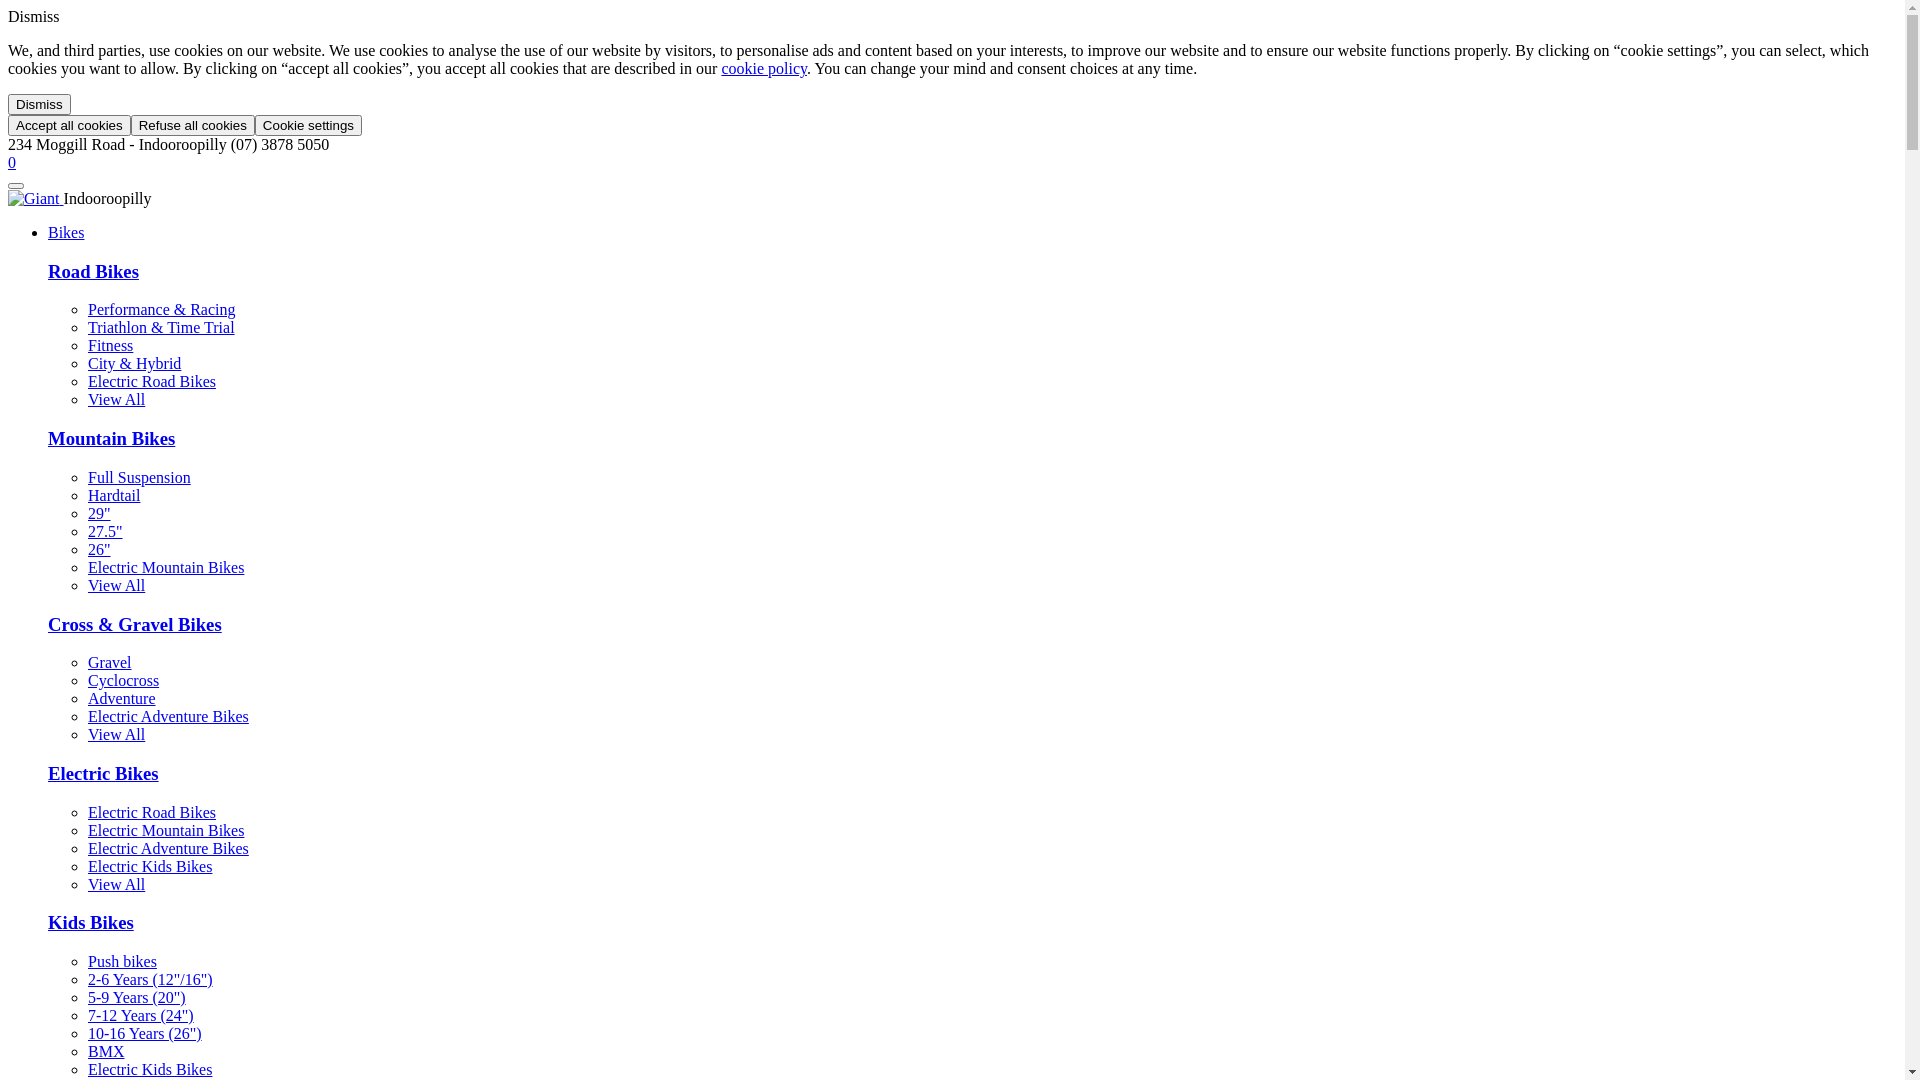 This screenshot has width=1920, height=1080. I want to click on 'Electric Mountain Bikes', so click(166, 830).